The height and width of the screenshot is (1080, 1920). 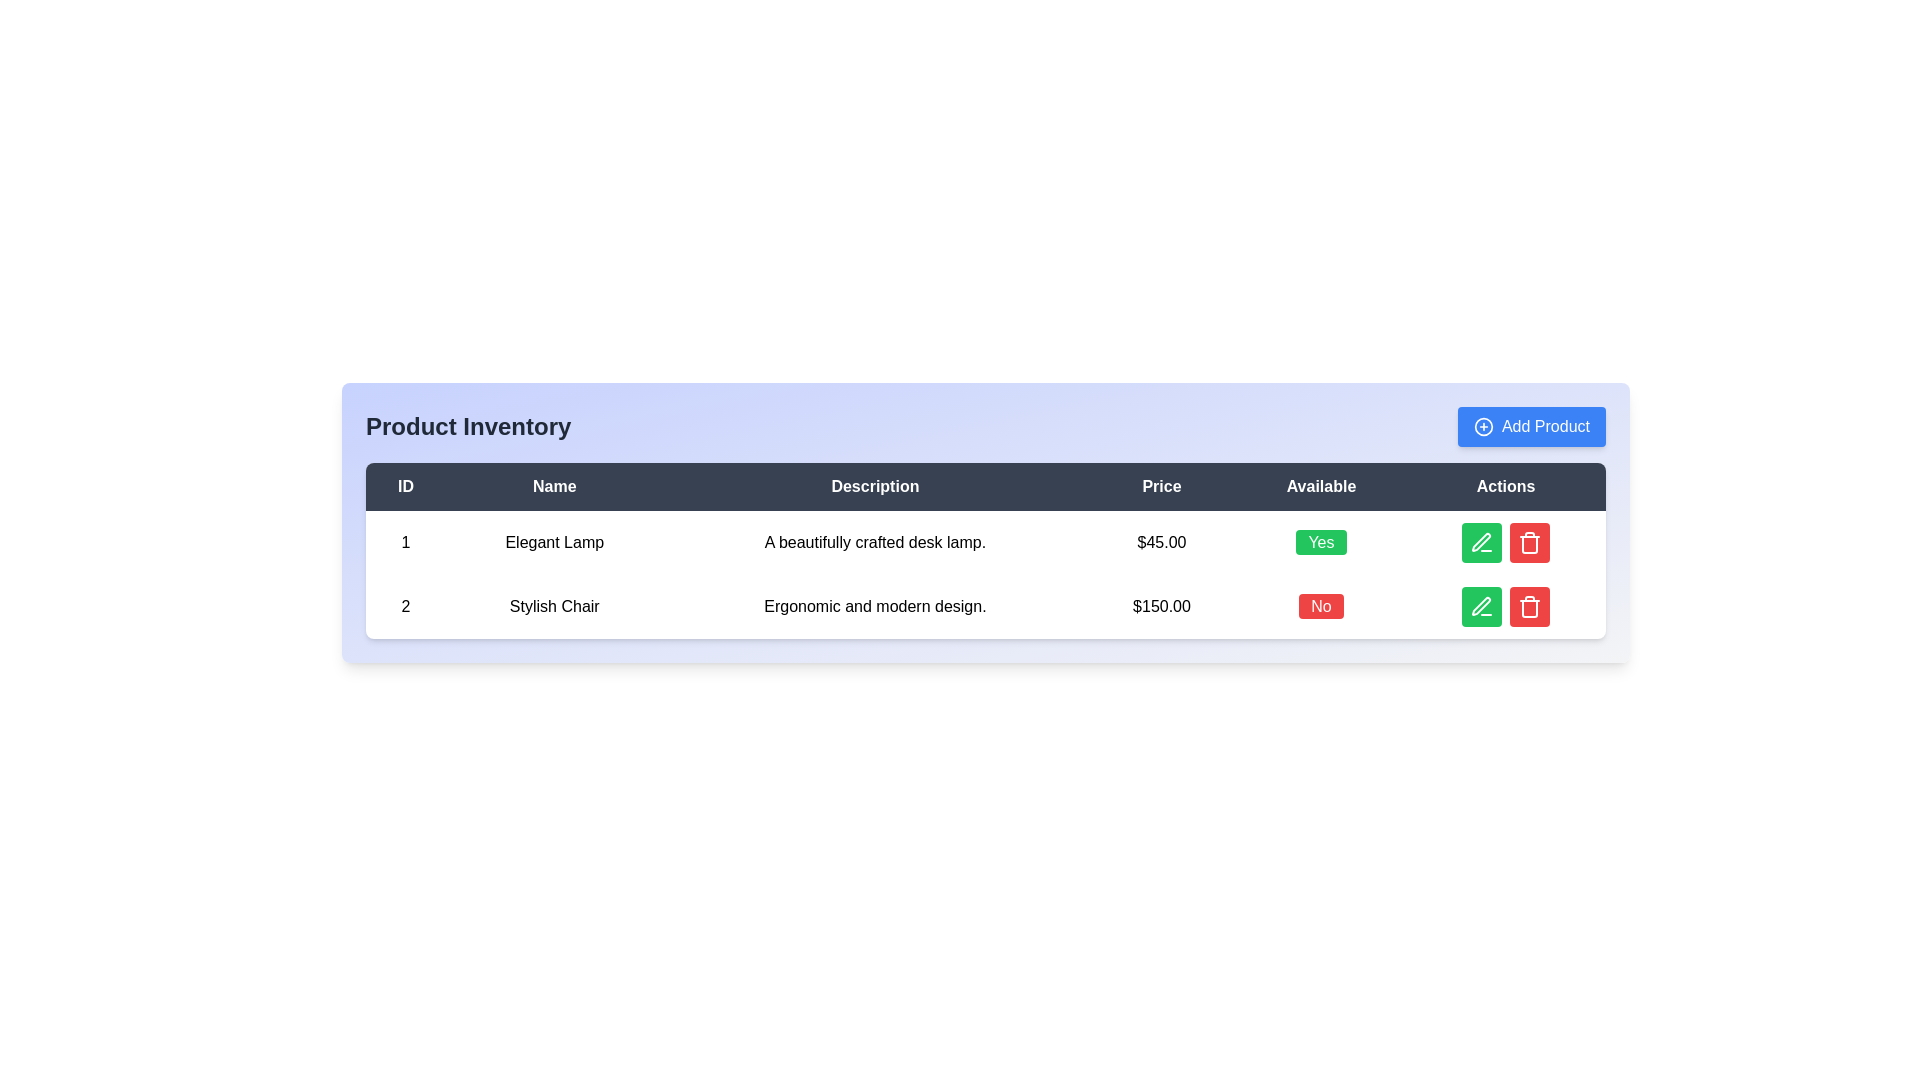 I want to click on the Price display field showing the value '$45.00', which is centrally aligned in the fourth column of the first row under the 'Price' heading, so click(x=1161, y=543).